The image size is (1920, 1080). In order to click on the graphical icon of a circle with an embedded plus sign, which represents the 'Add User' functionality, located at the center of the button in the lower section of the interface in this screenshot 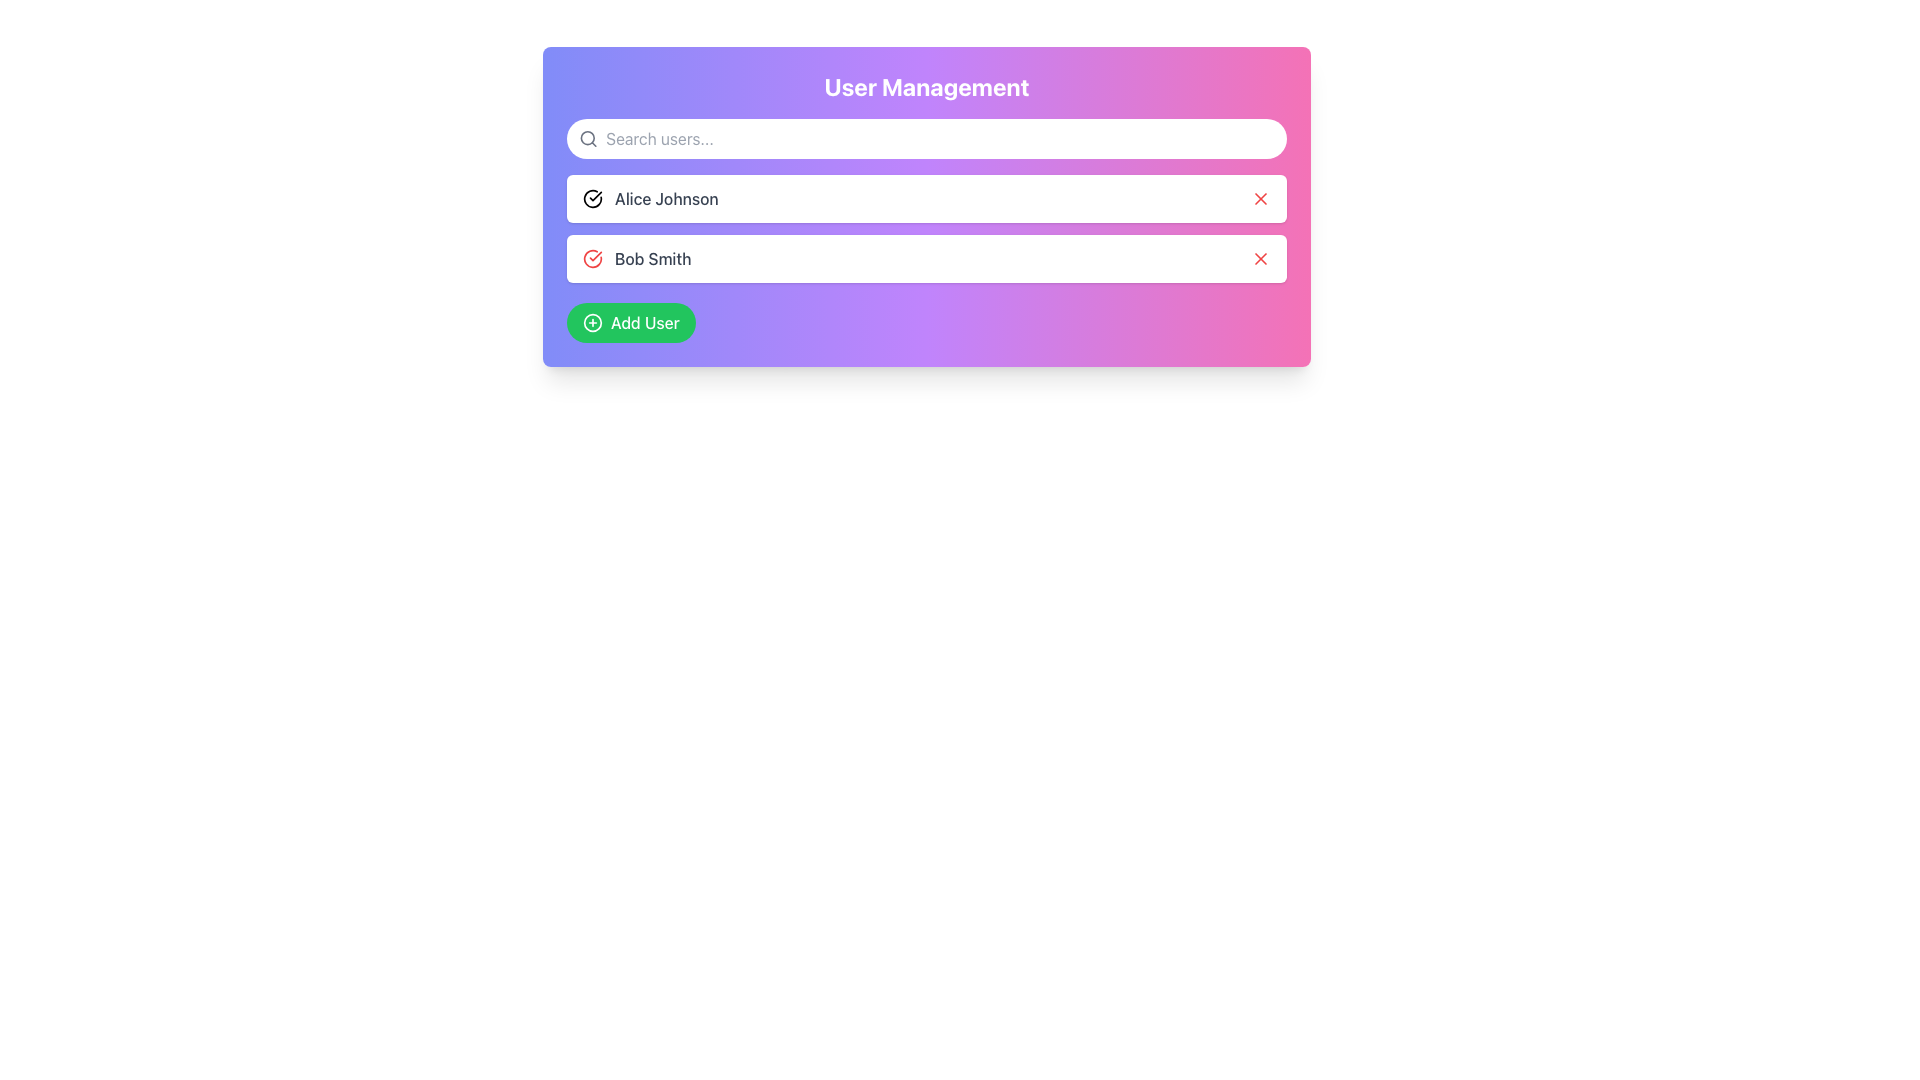, I will do `click(592, 322)`.